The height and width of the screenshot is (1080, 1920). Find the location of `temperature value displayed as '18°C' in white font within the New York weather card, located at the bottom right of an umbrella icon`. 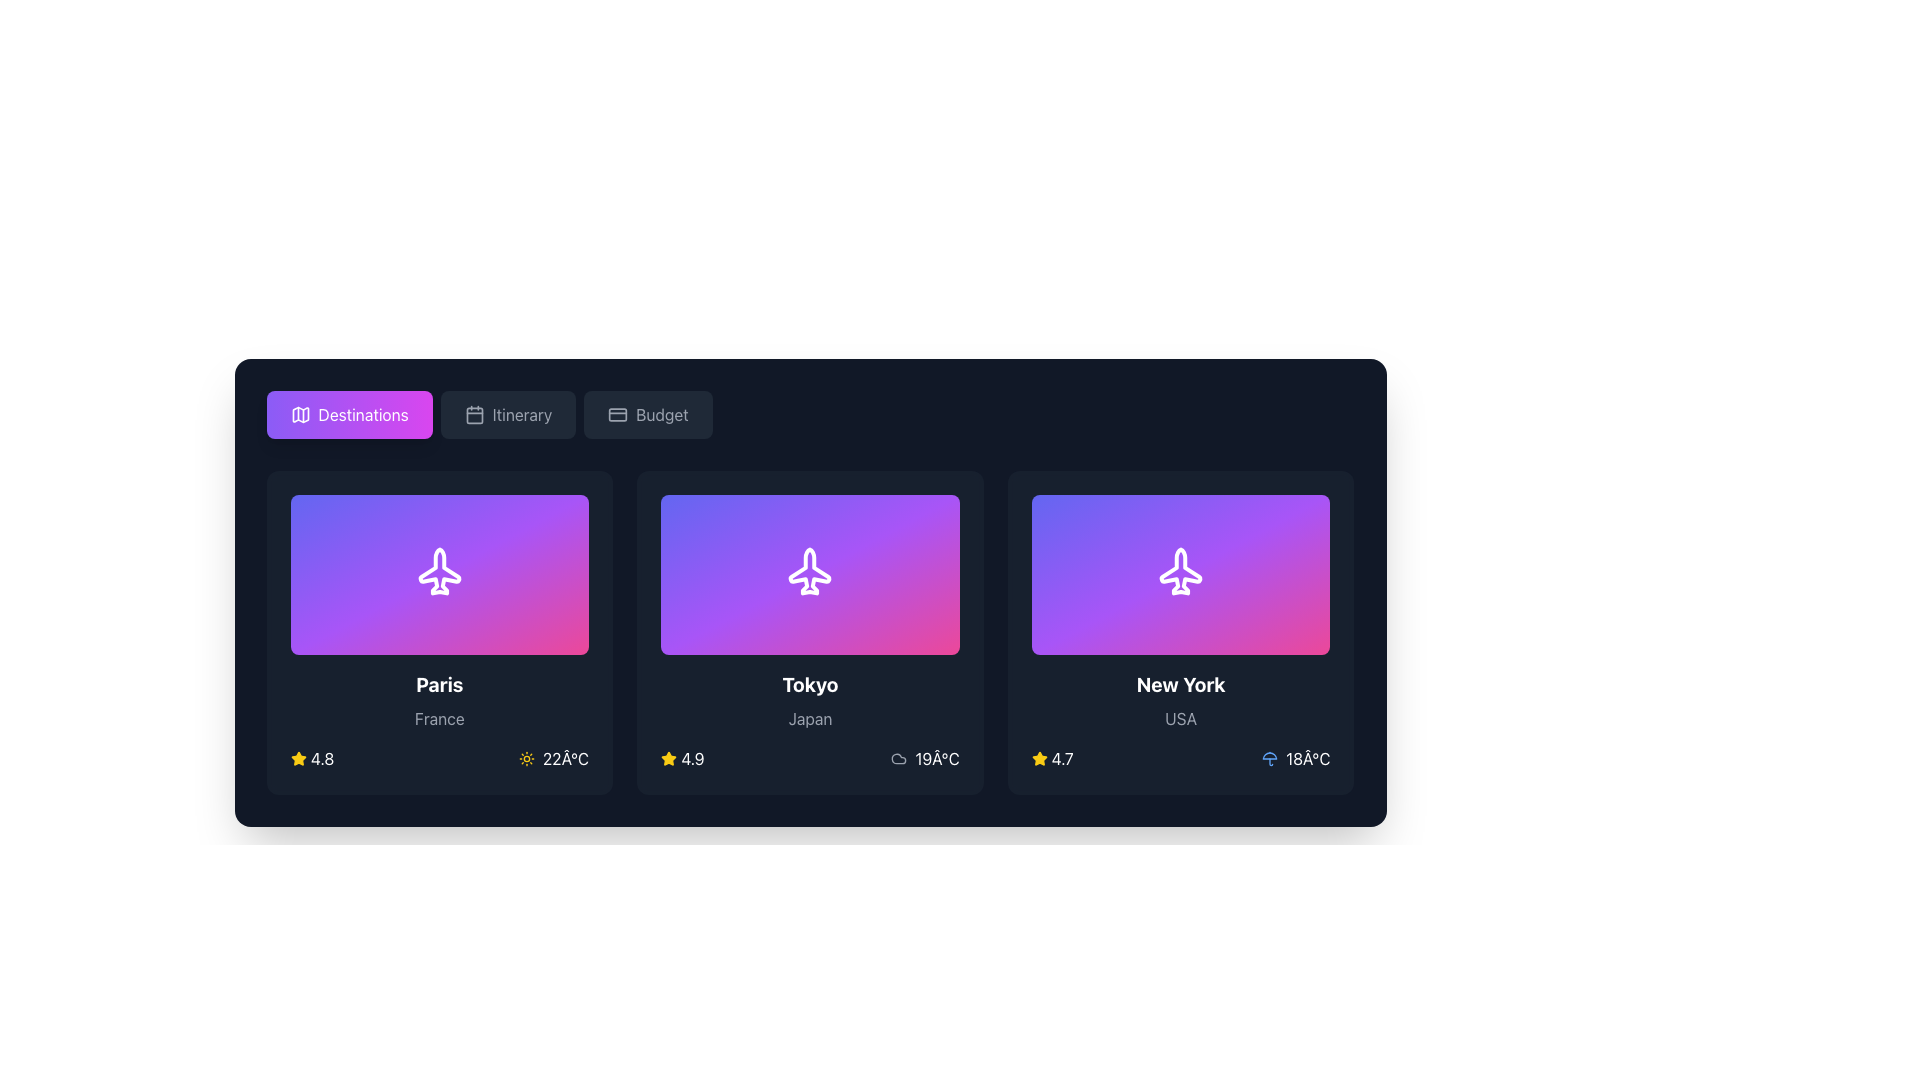

temperature value displayed as '18°C' in white font within the New York weather card, located at the bottom right of an umbrella icon is located at coordinates (1308, 759).